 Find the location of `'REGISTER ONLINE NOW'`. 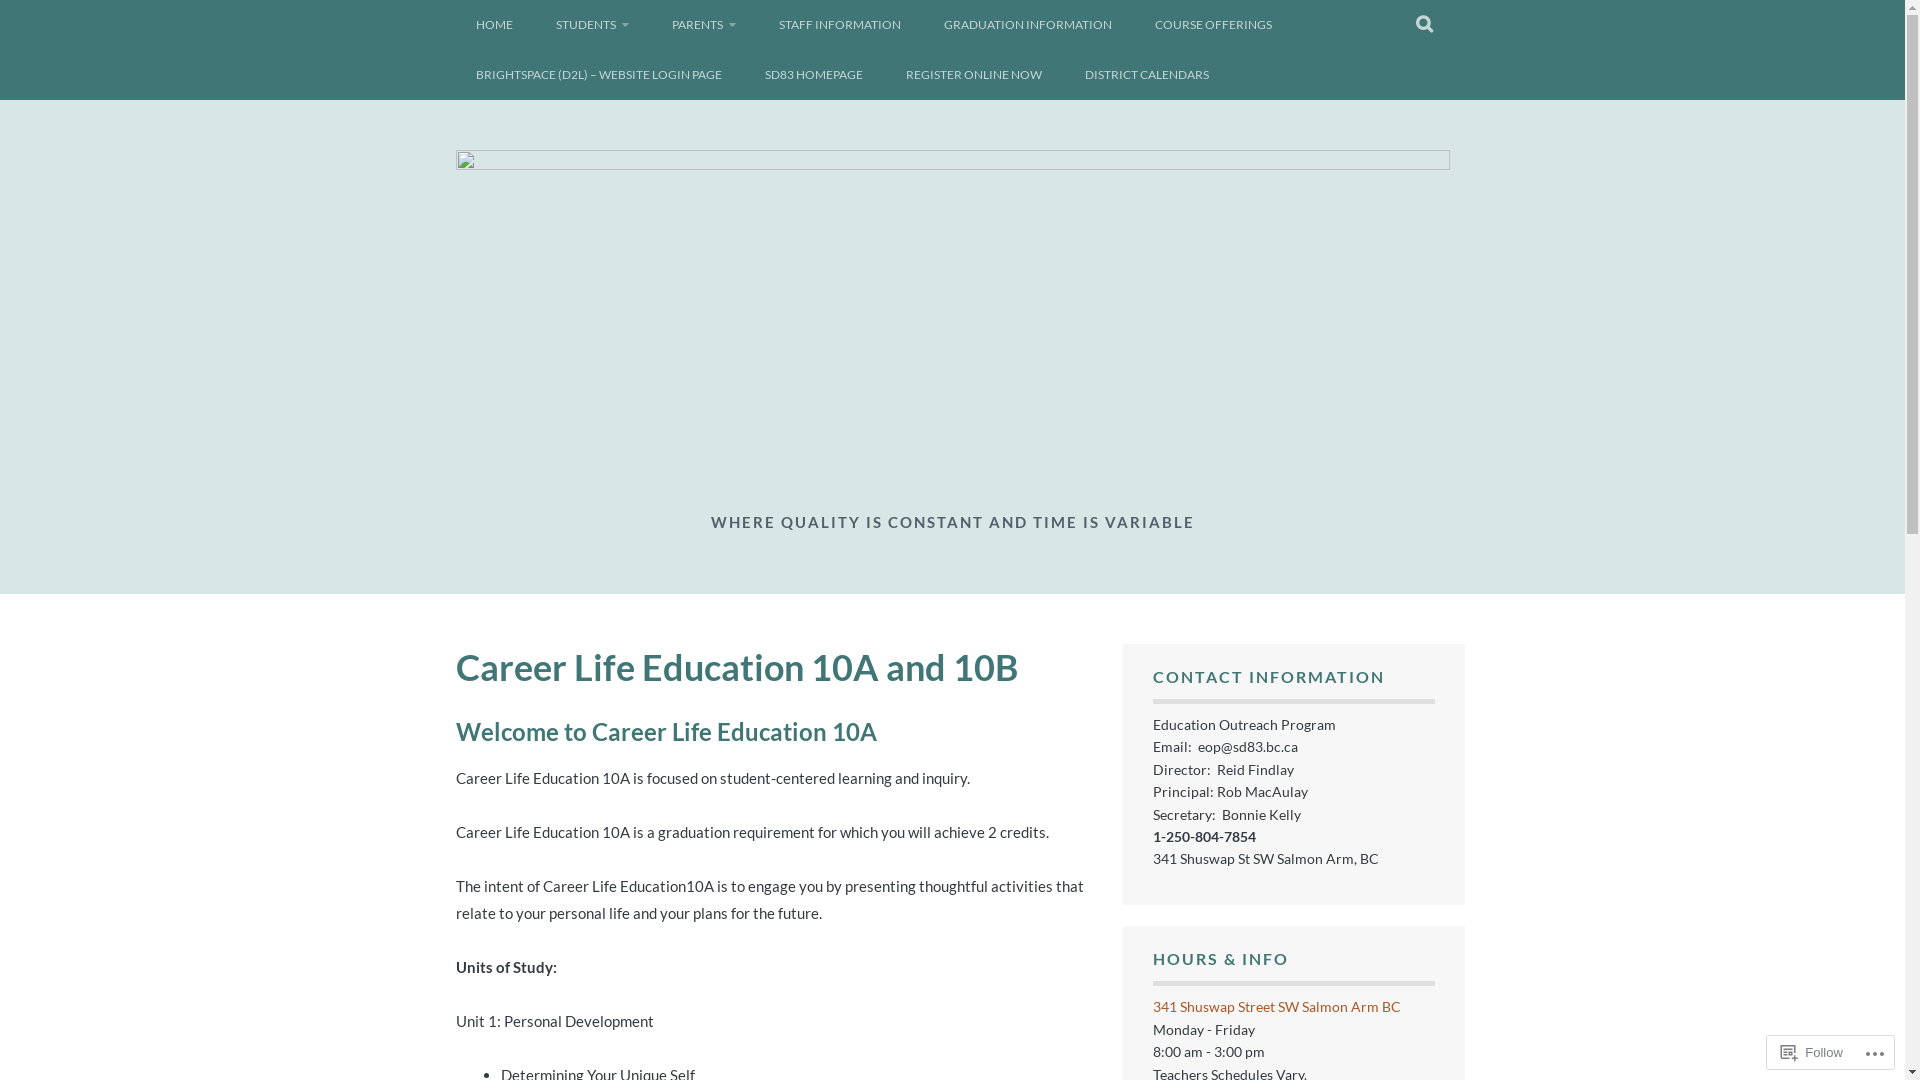

'REGISTER ONLINE NOW' is located at coordinates (885, 73).